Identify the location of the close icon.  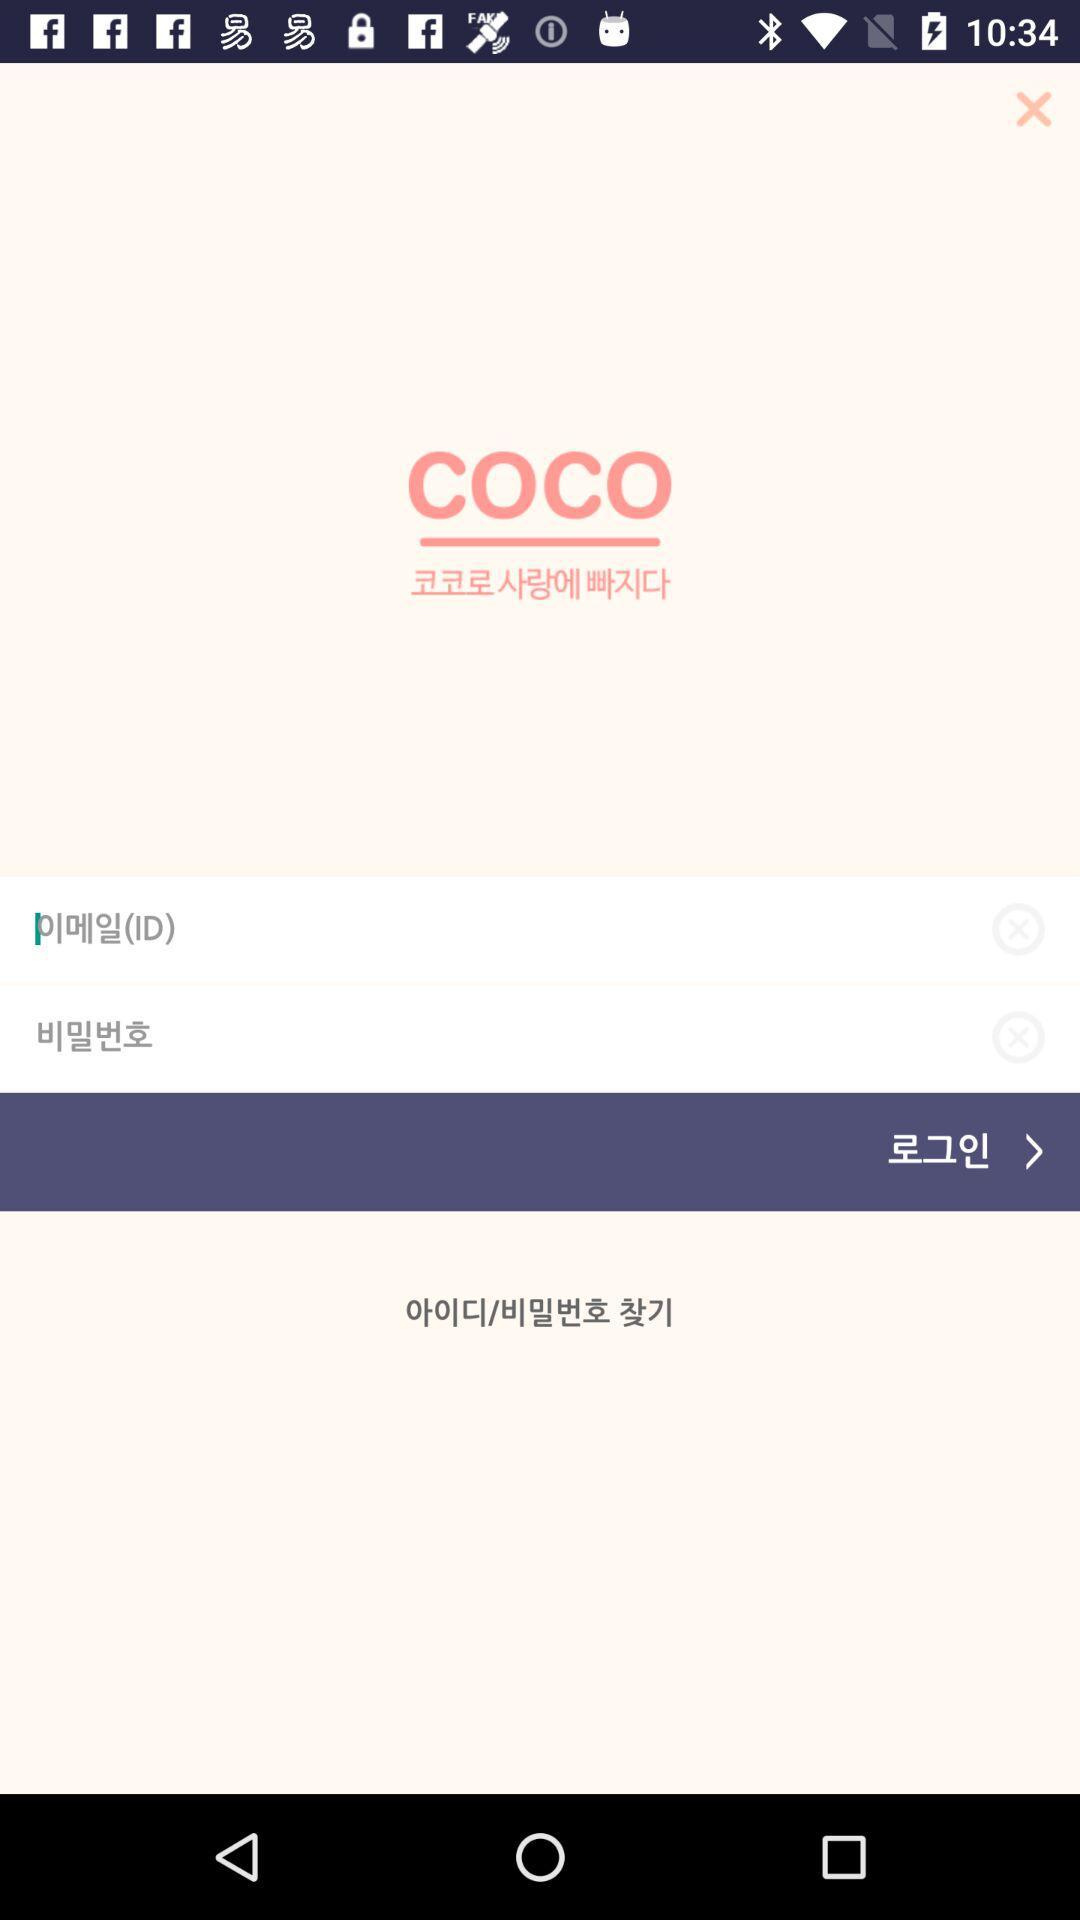
(1018, 1037).